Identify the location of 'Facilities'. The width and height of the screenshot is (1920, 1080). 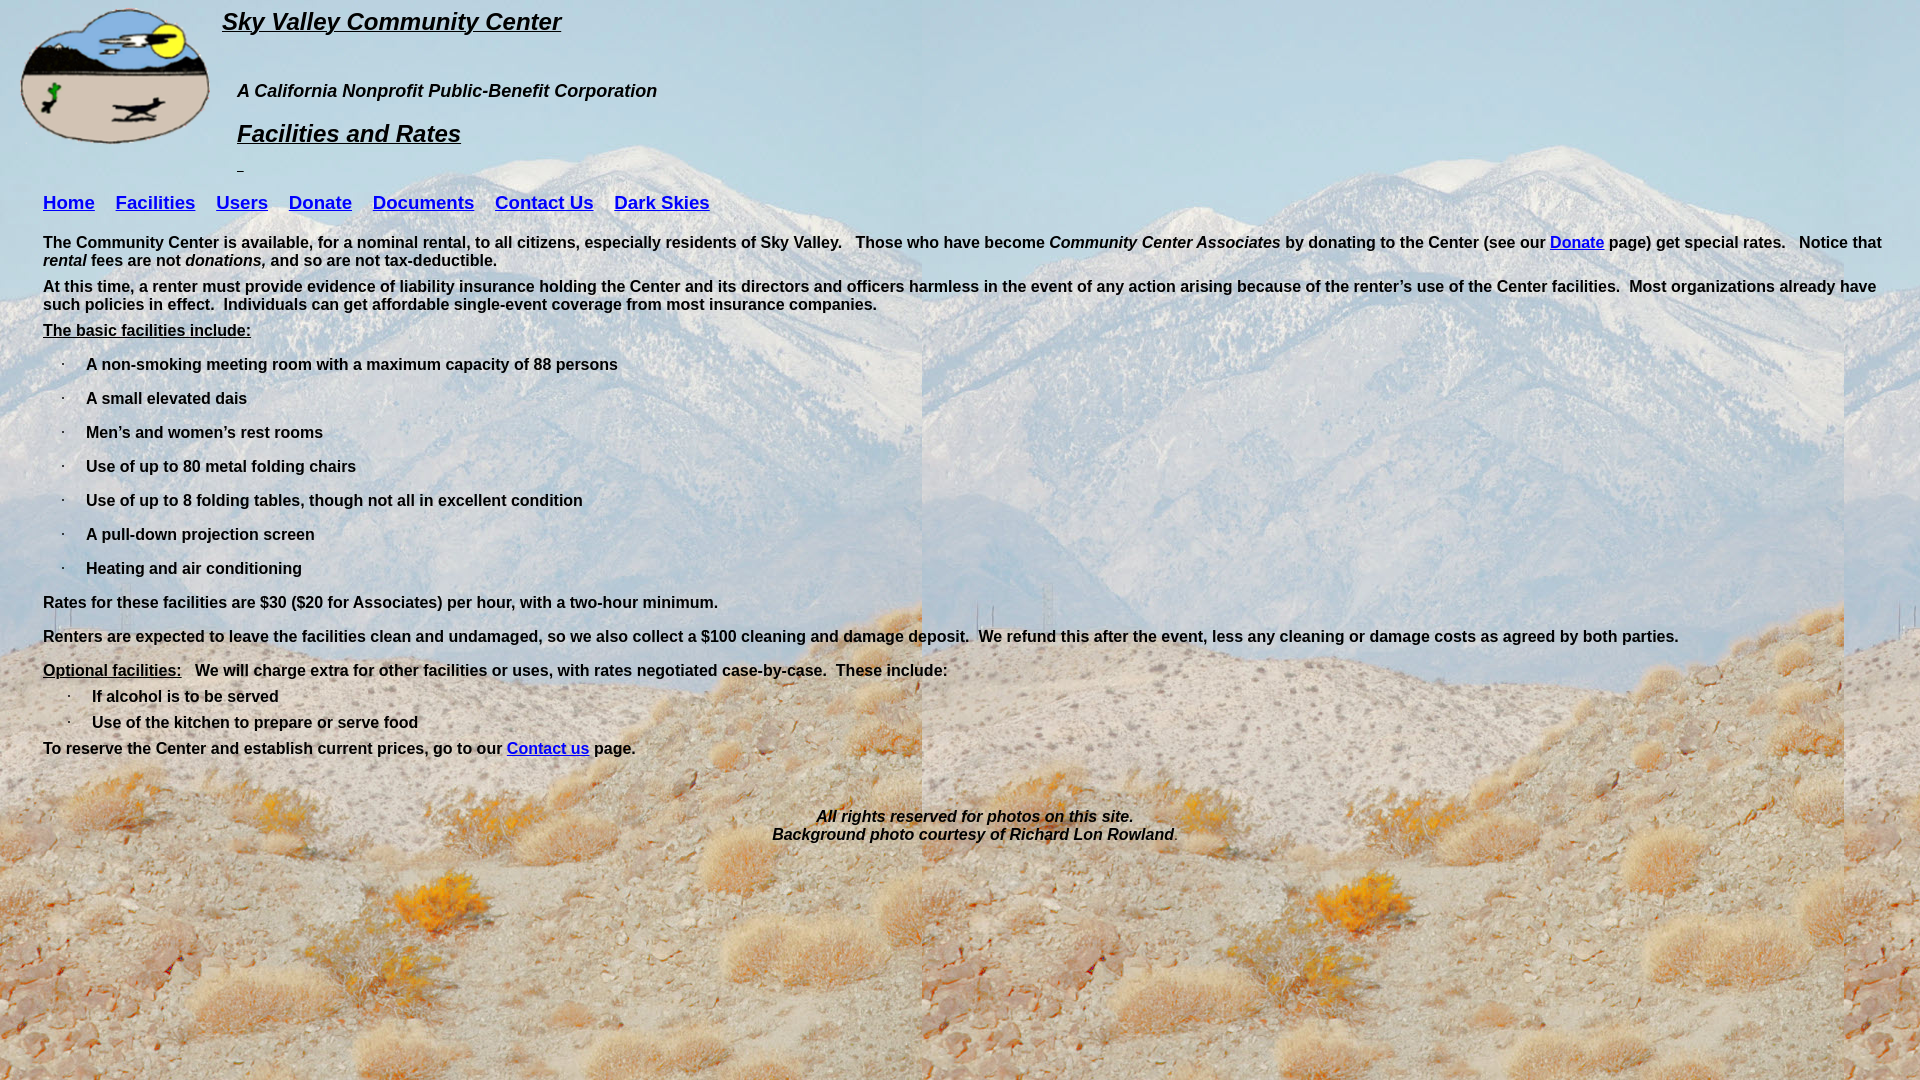
(155, 202).